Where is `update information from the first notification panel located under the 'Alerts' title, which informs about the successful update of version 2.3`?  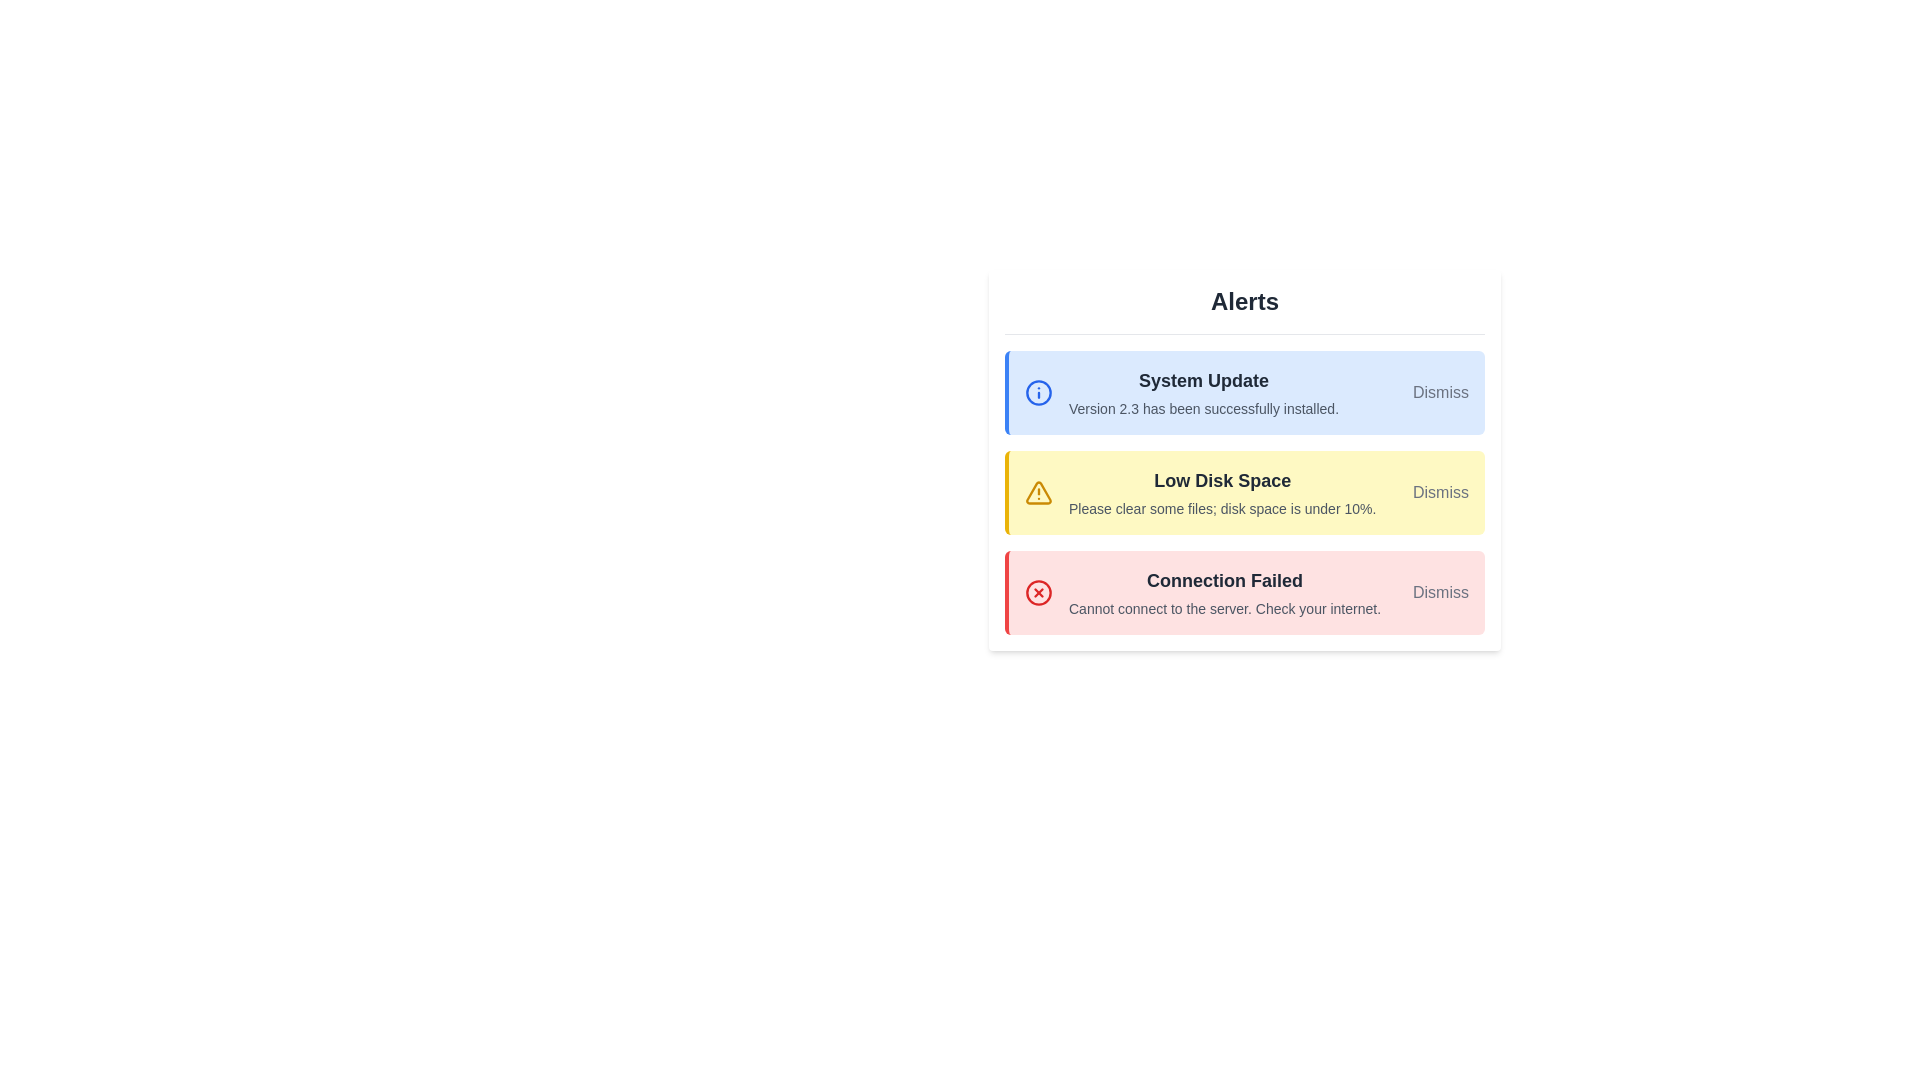
update information from the first notification panel located under the 'Alerts' title, which informs about the successful update of version 2.3 is located at coordinates (1243, 393).